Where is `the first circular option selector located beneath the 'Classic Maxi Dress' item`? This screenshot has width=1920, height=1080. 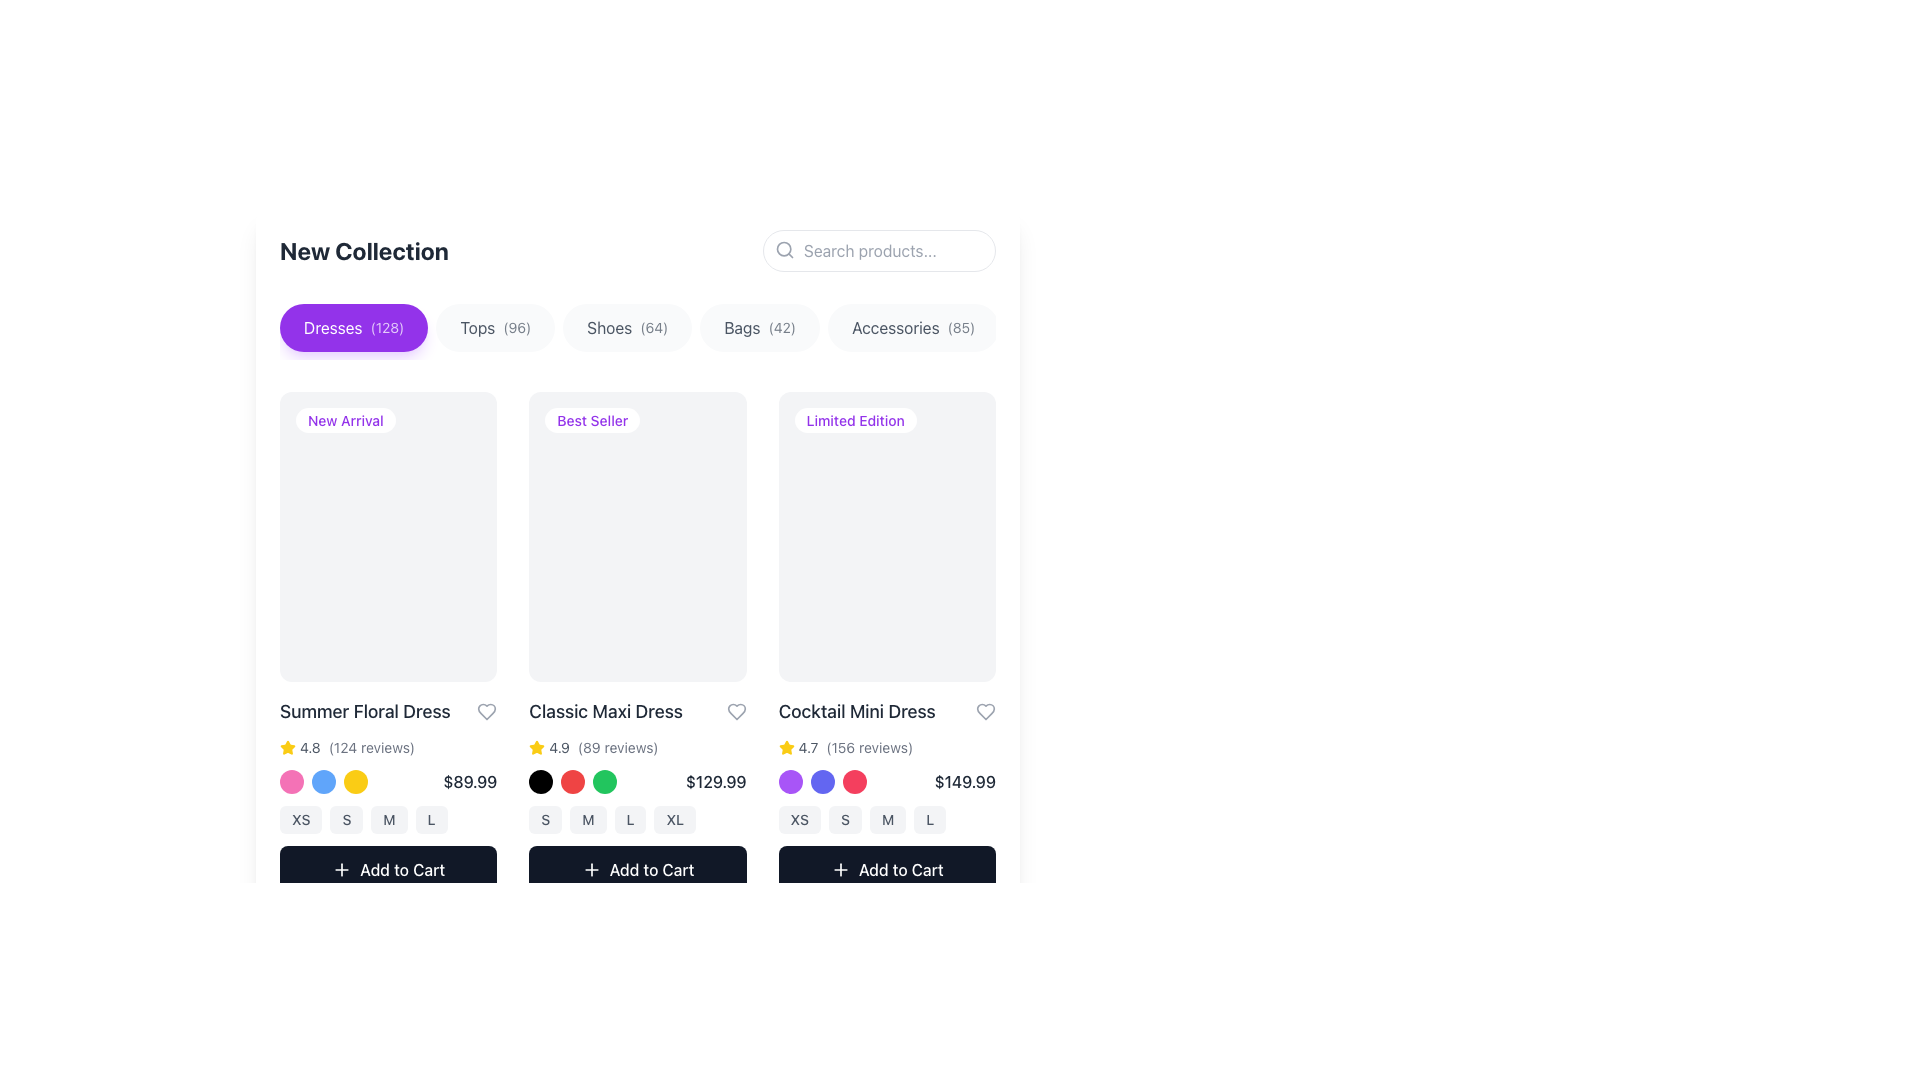 the first circular option selector located beneath the 'Classic Maxi Dress' item is located at coordinates (541, 780).